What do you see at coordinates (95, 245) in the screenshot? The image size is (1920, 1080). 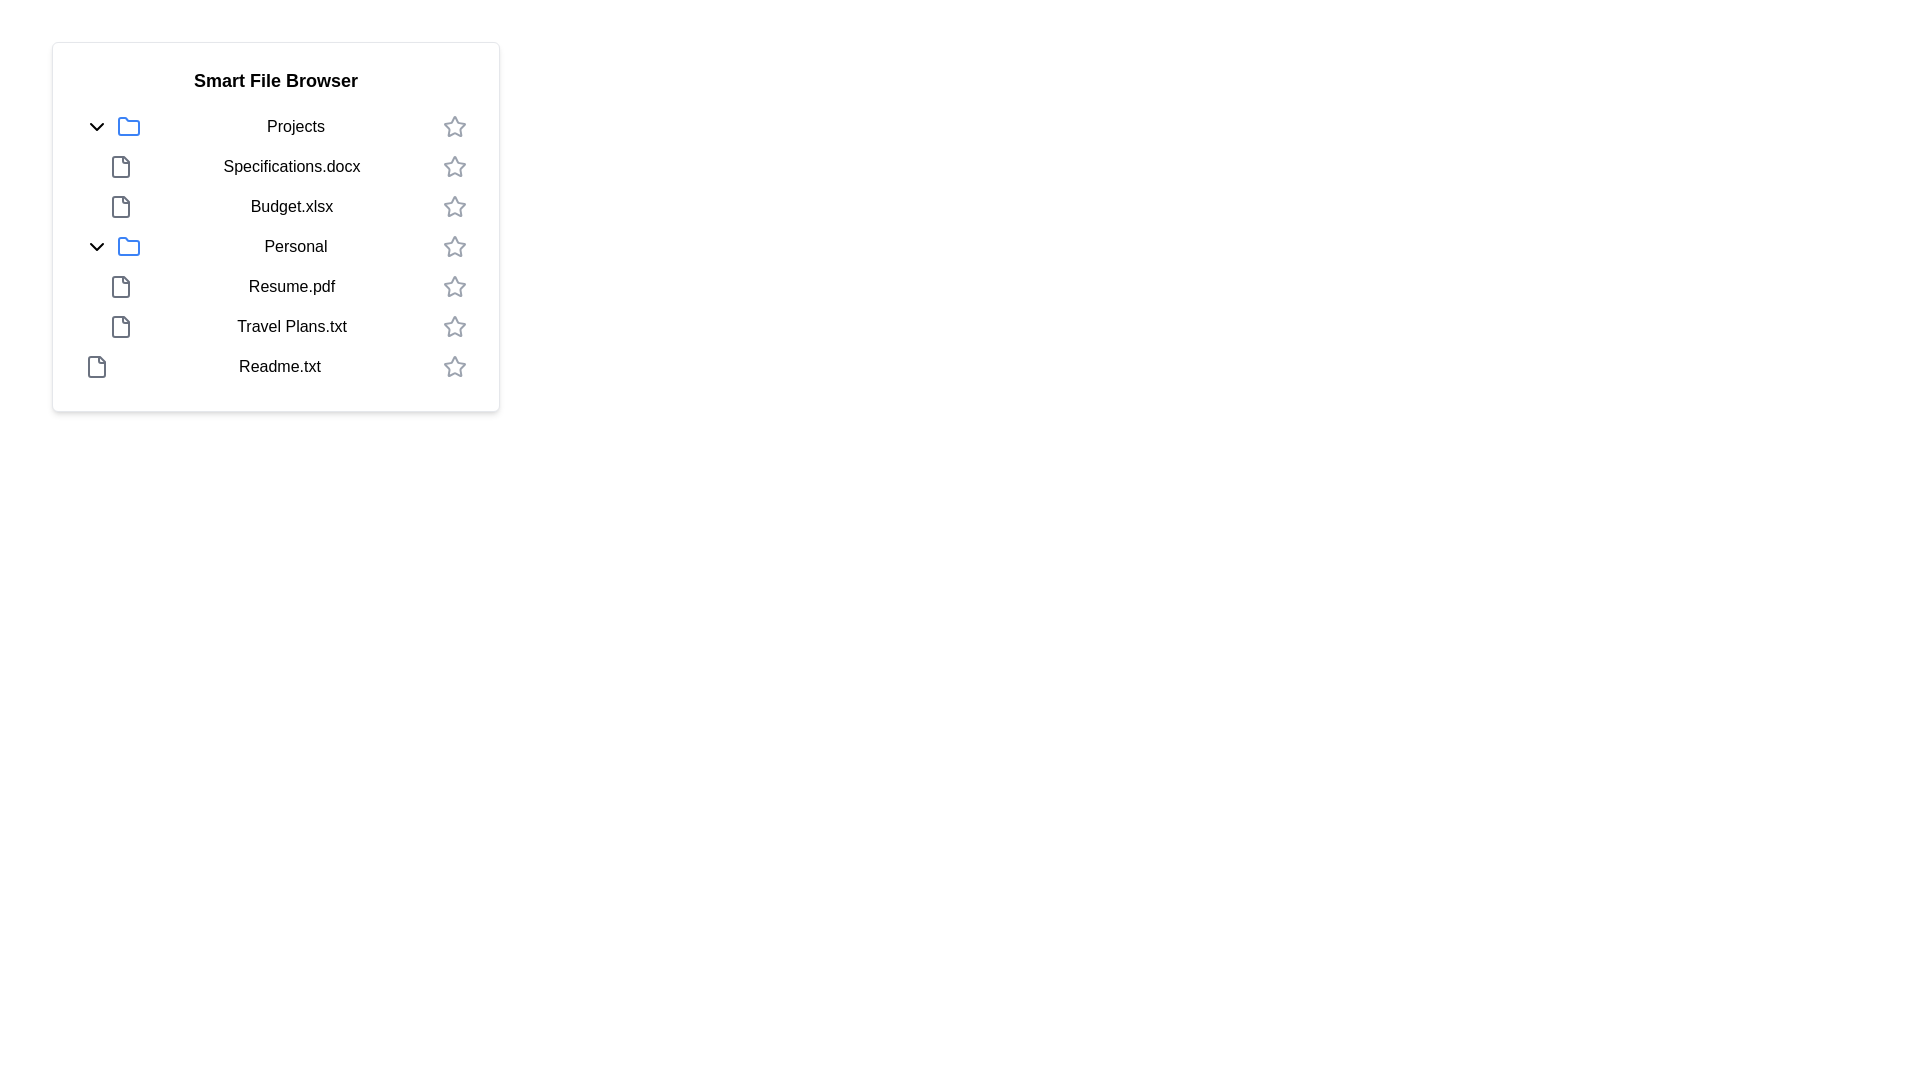 I see `the downward-facing chevron icon located before the text labeled 'Personal'` at bounding box center [95, 245].